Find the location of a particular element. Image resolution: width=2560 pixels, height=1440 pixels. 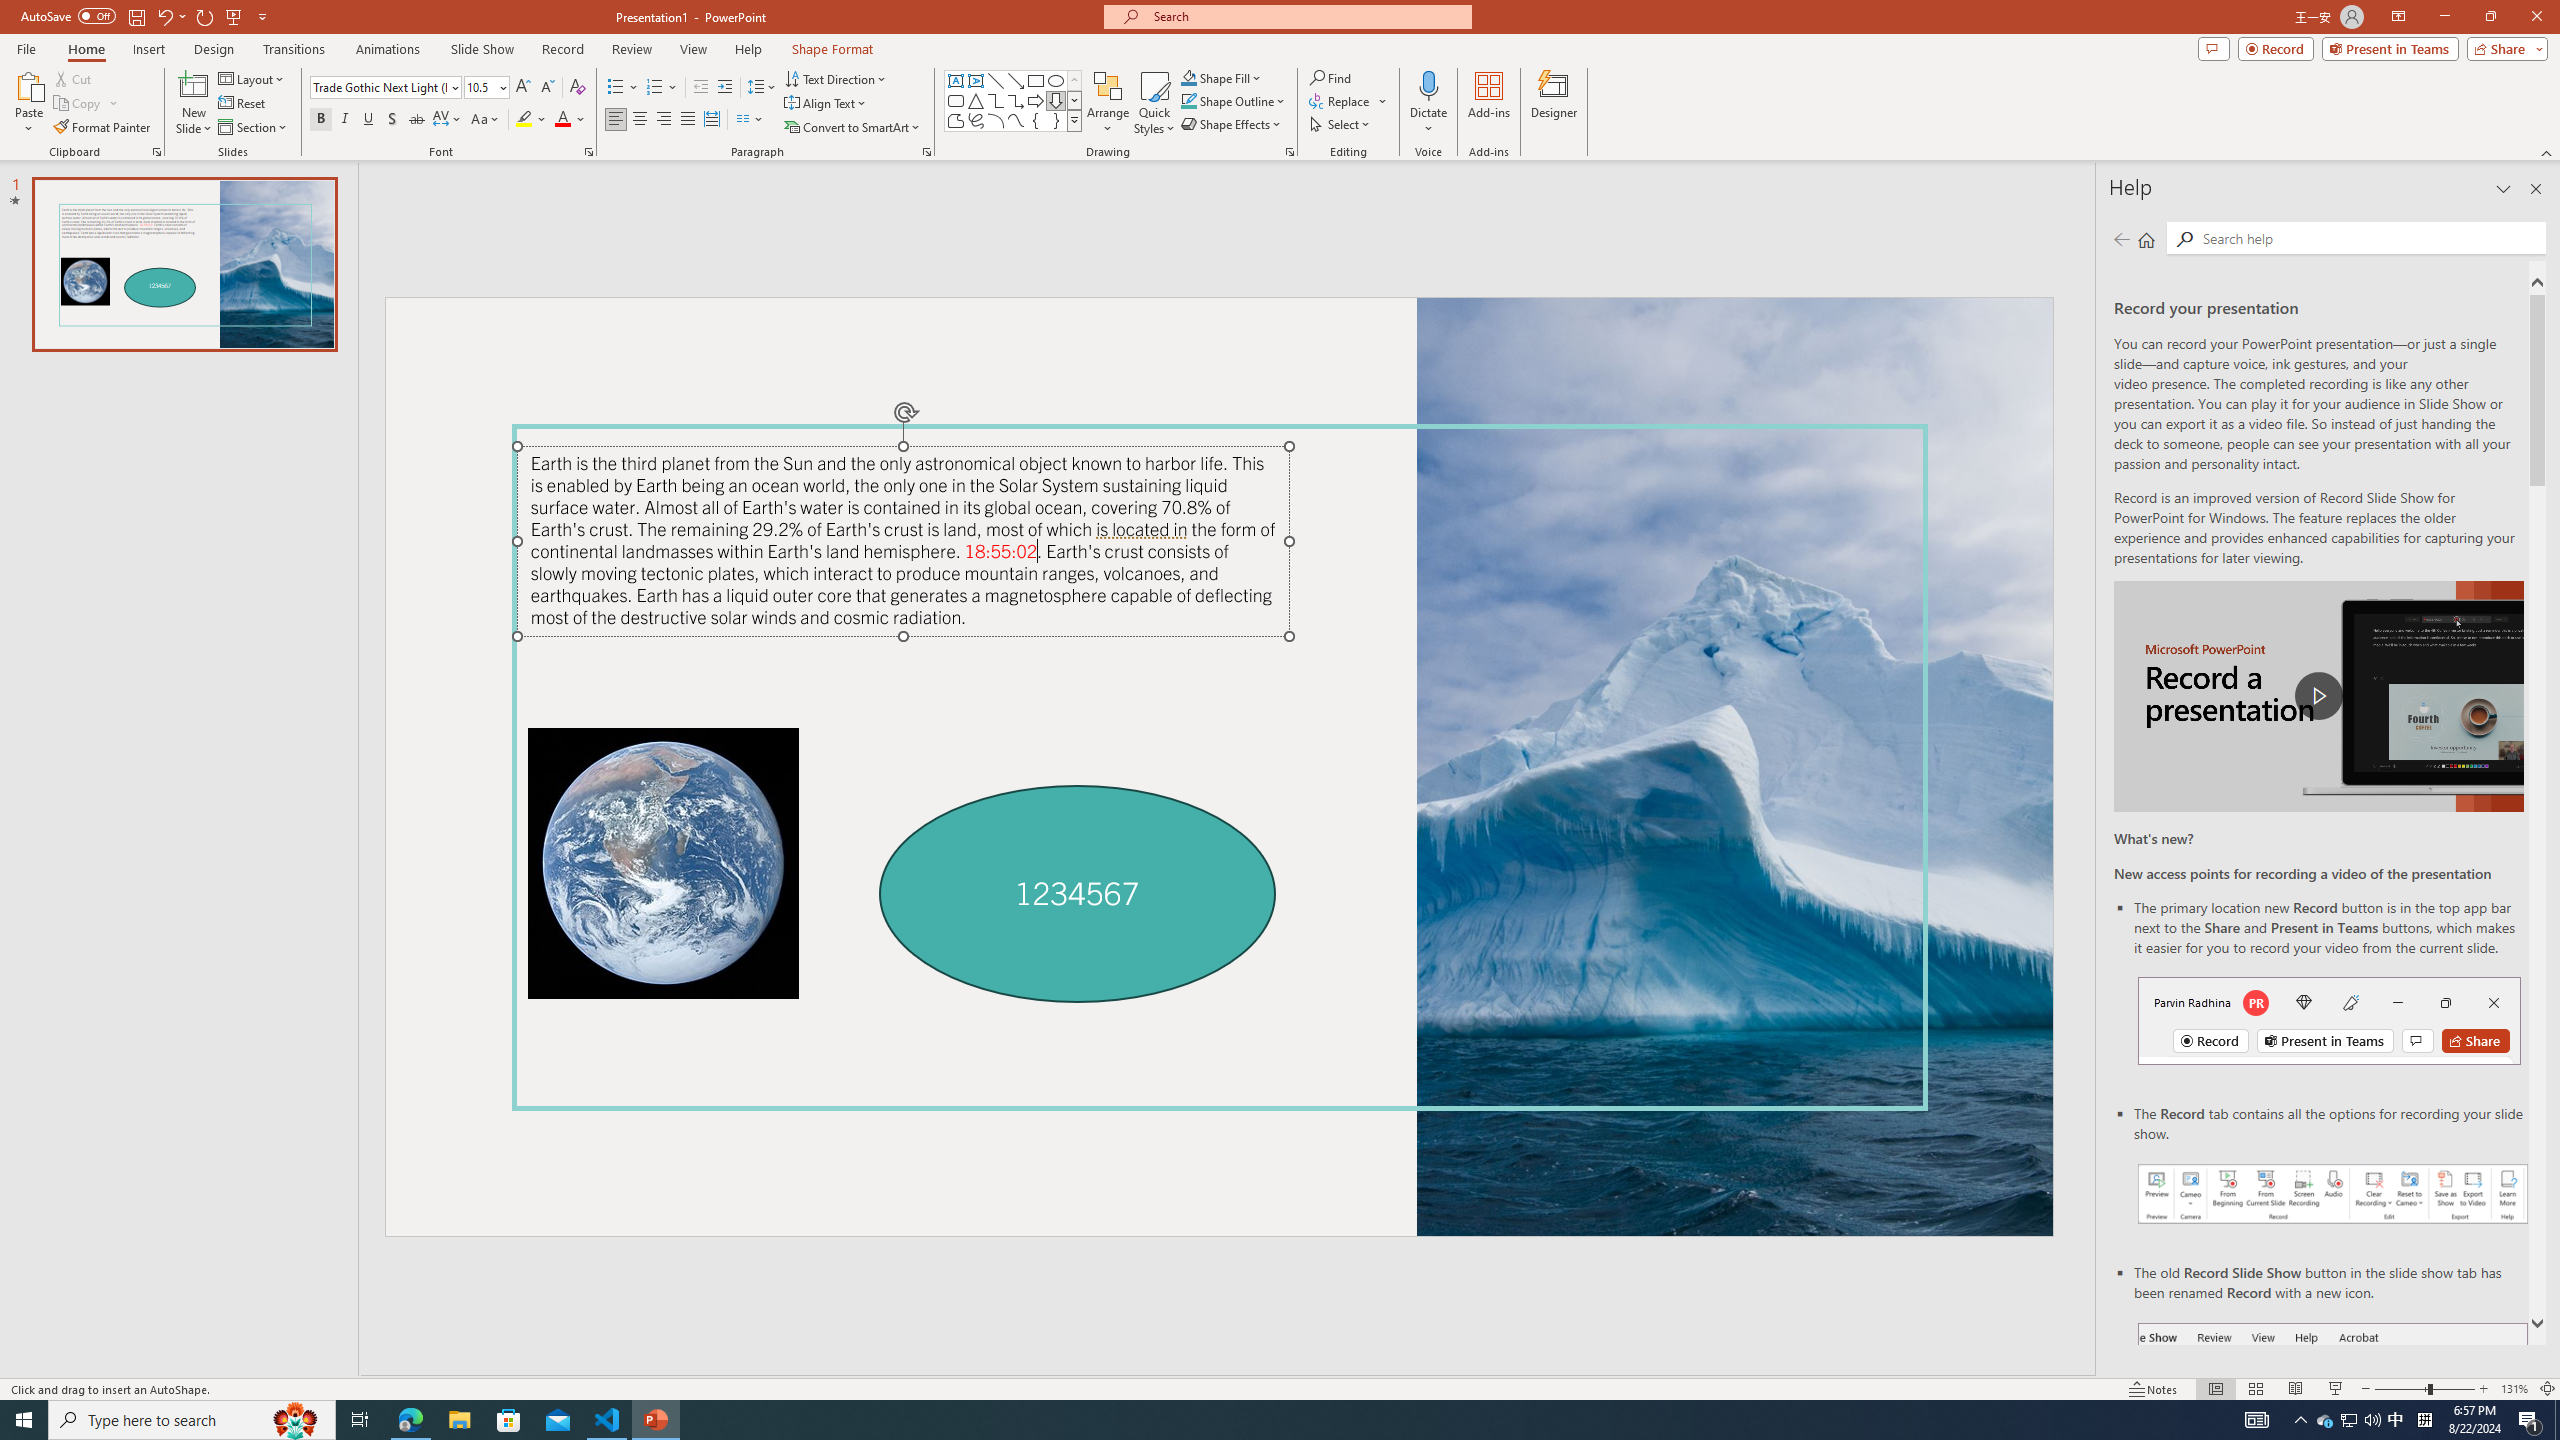

'Zoom 131%' is located at coordinates (2515, 1389).